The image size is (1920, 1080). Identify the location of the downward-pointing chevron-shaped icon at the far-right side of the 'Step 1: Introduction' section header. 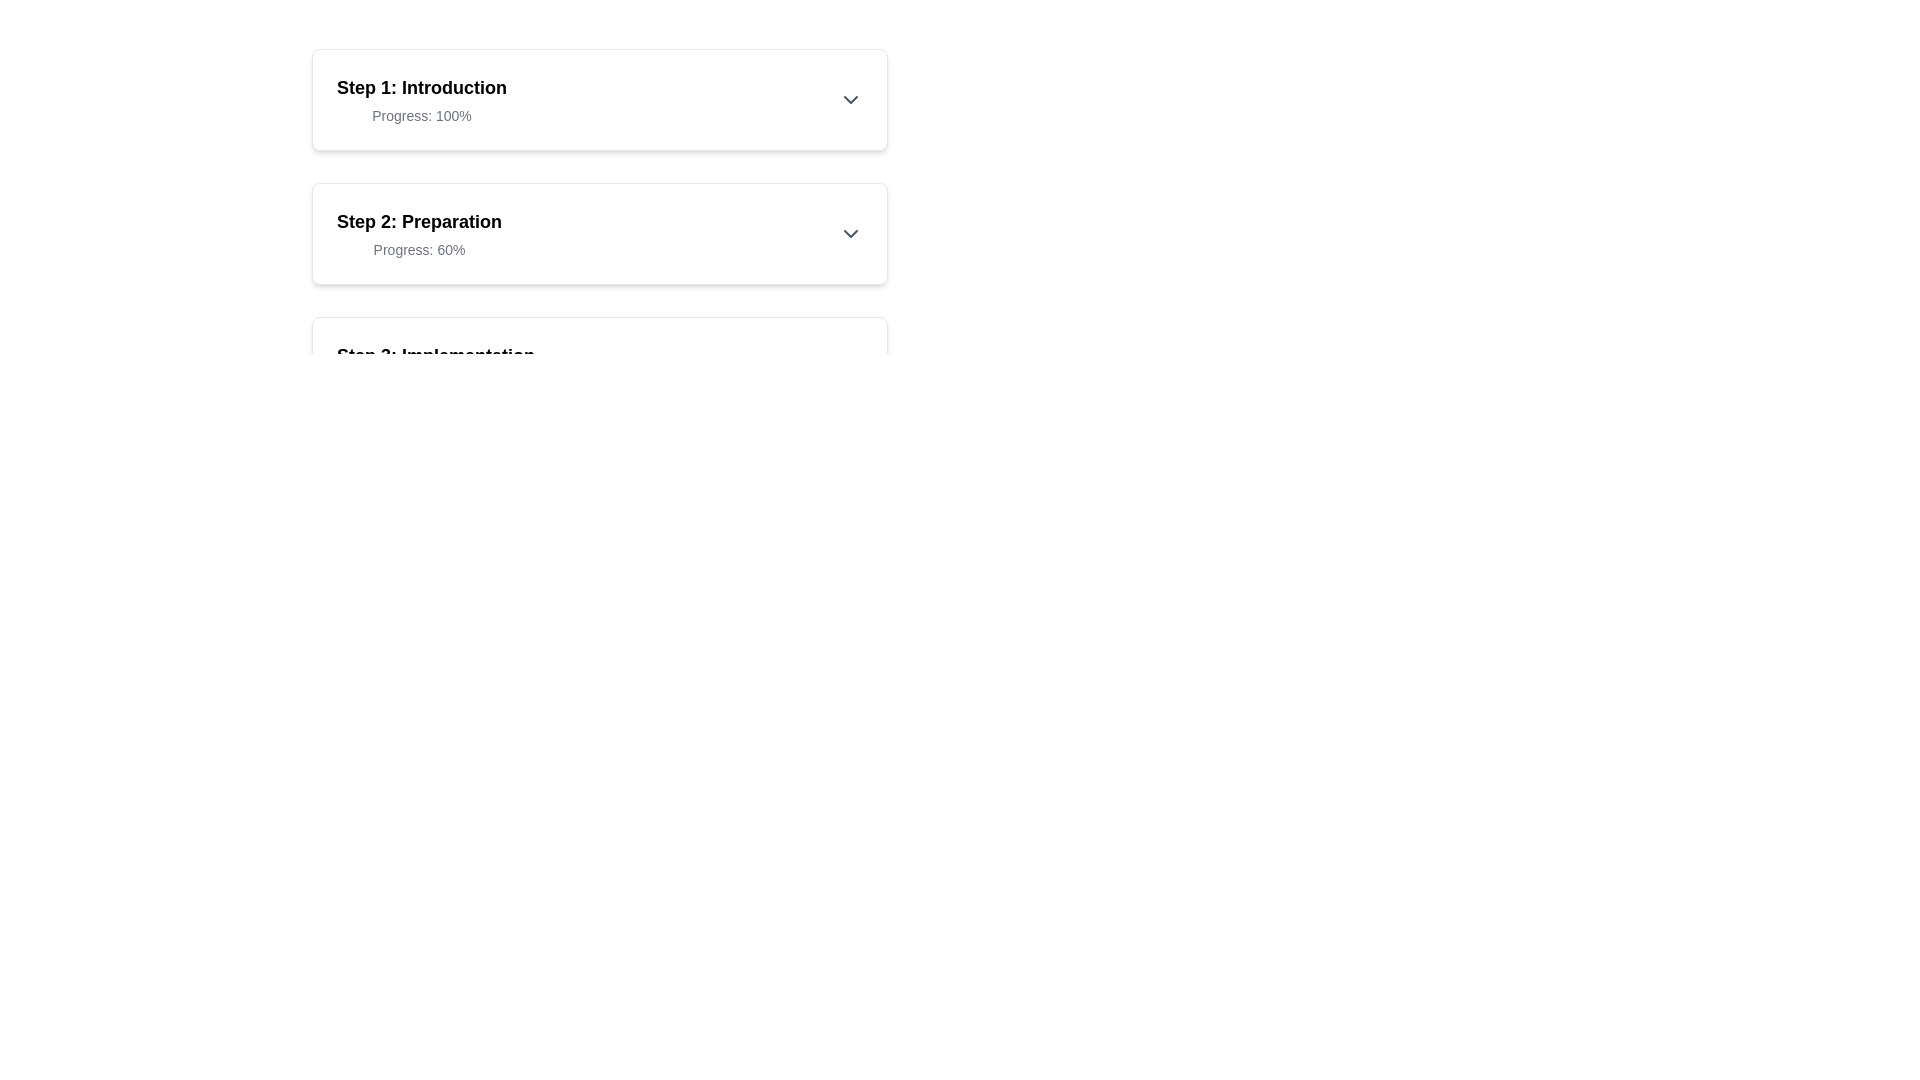
(850, 100).